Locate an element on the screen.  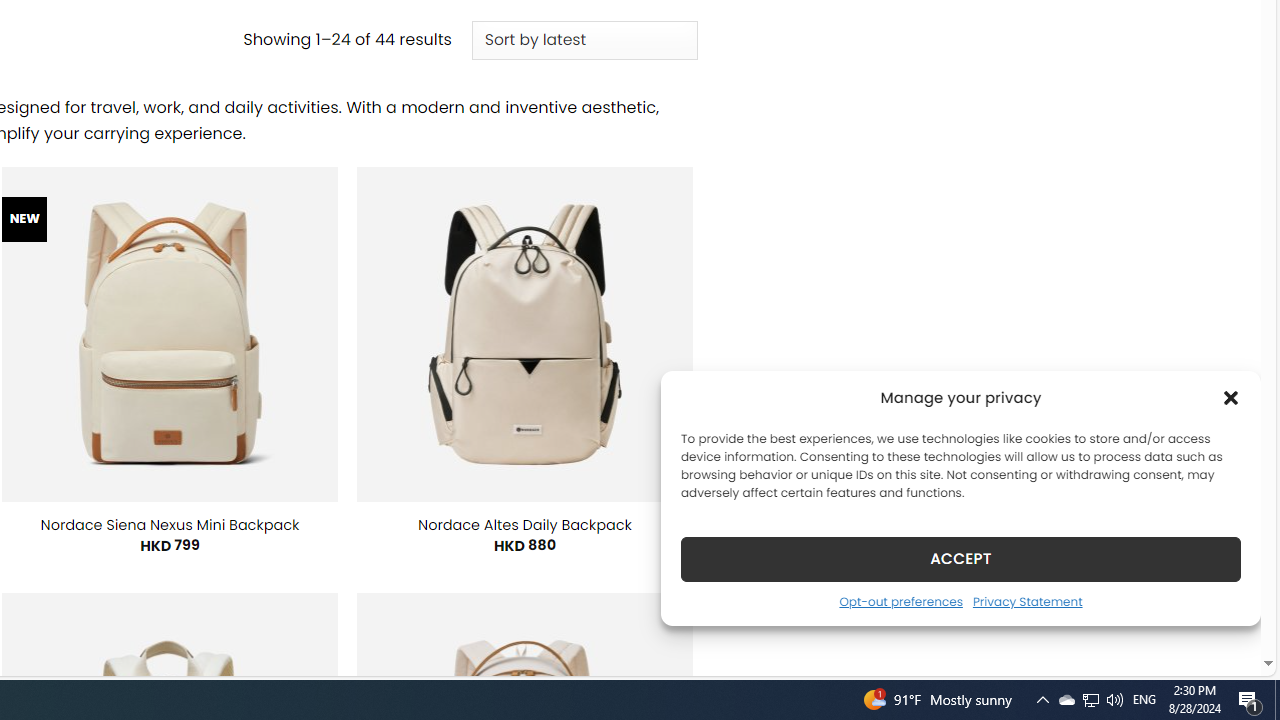
'ACCEPT' is located at coordinates (961, 558).